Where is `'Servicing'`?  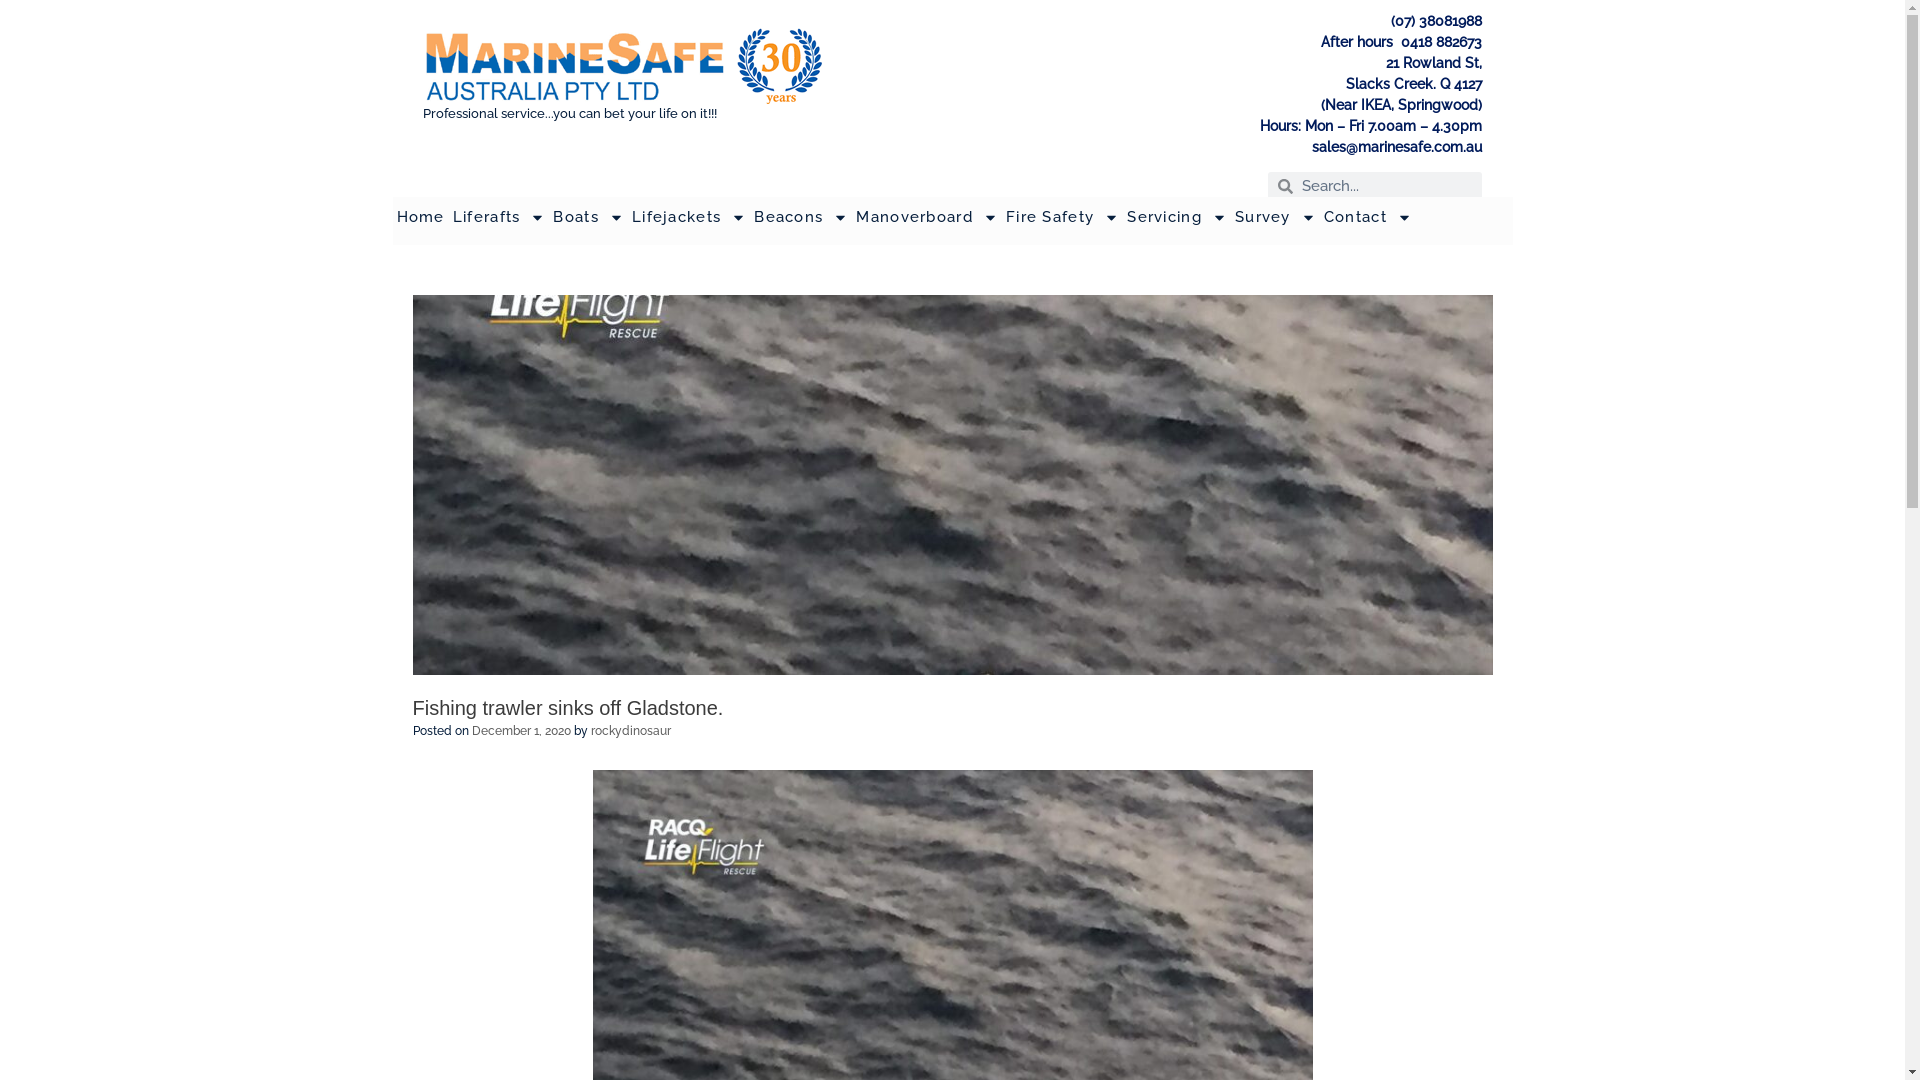
'Servicing' is located at coordinates (1123, 217).